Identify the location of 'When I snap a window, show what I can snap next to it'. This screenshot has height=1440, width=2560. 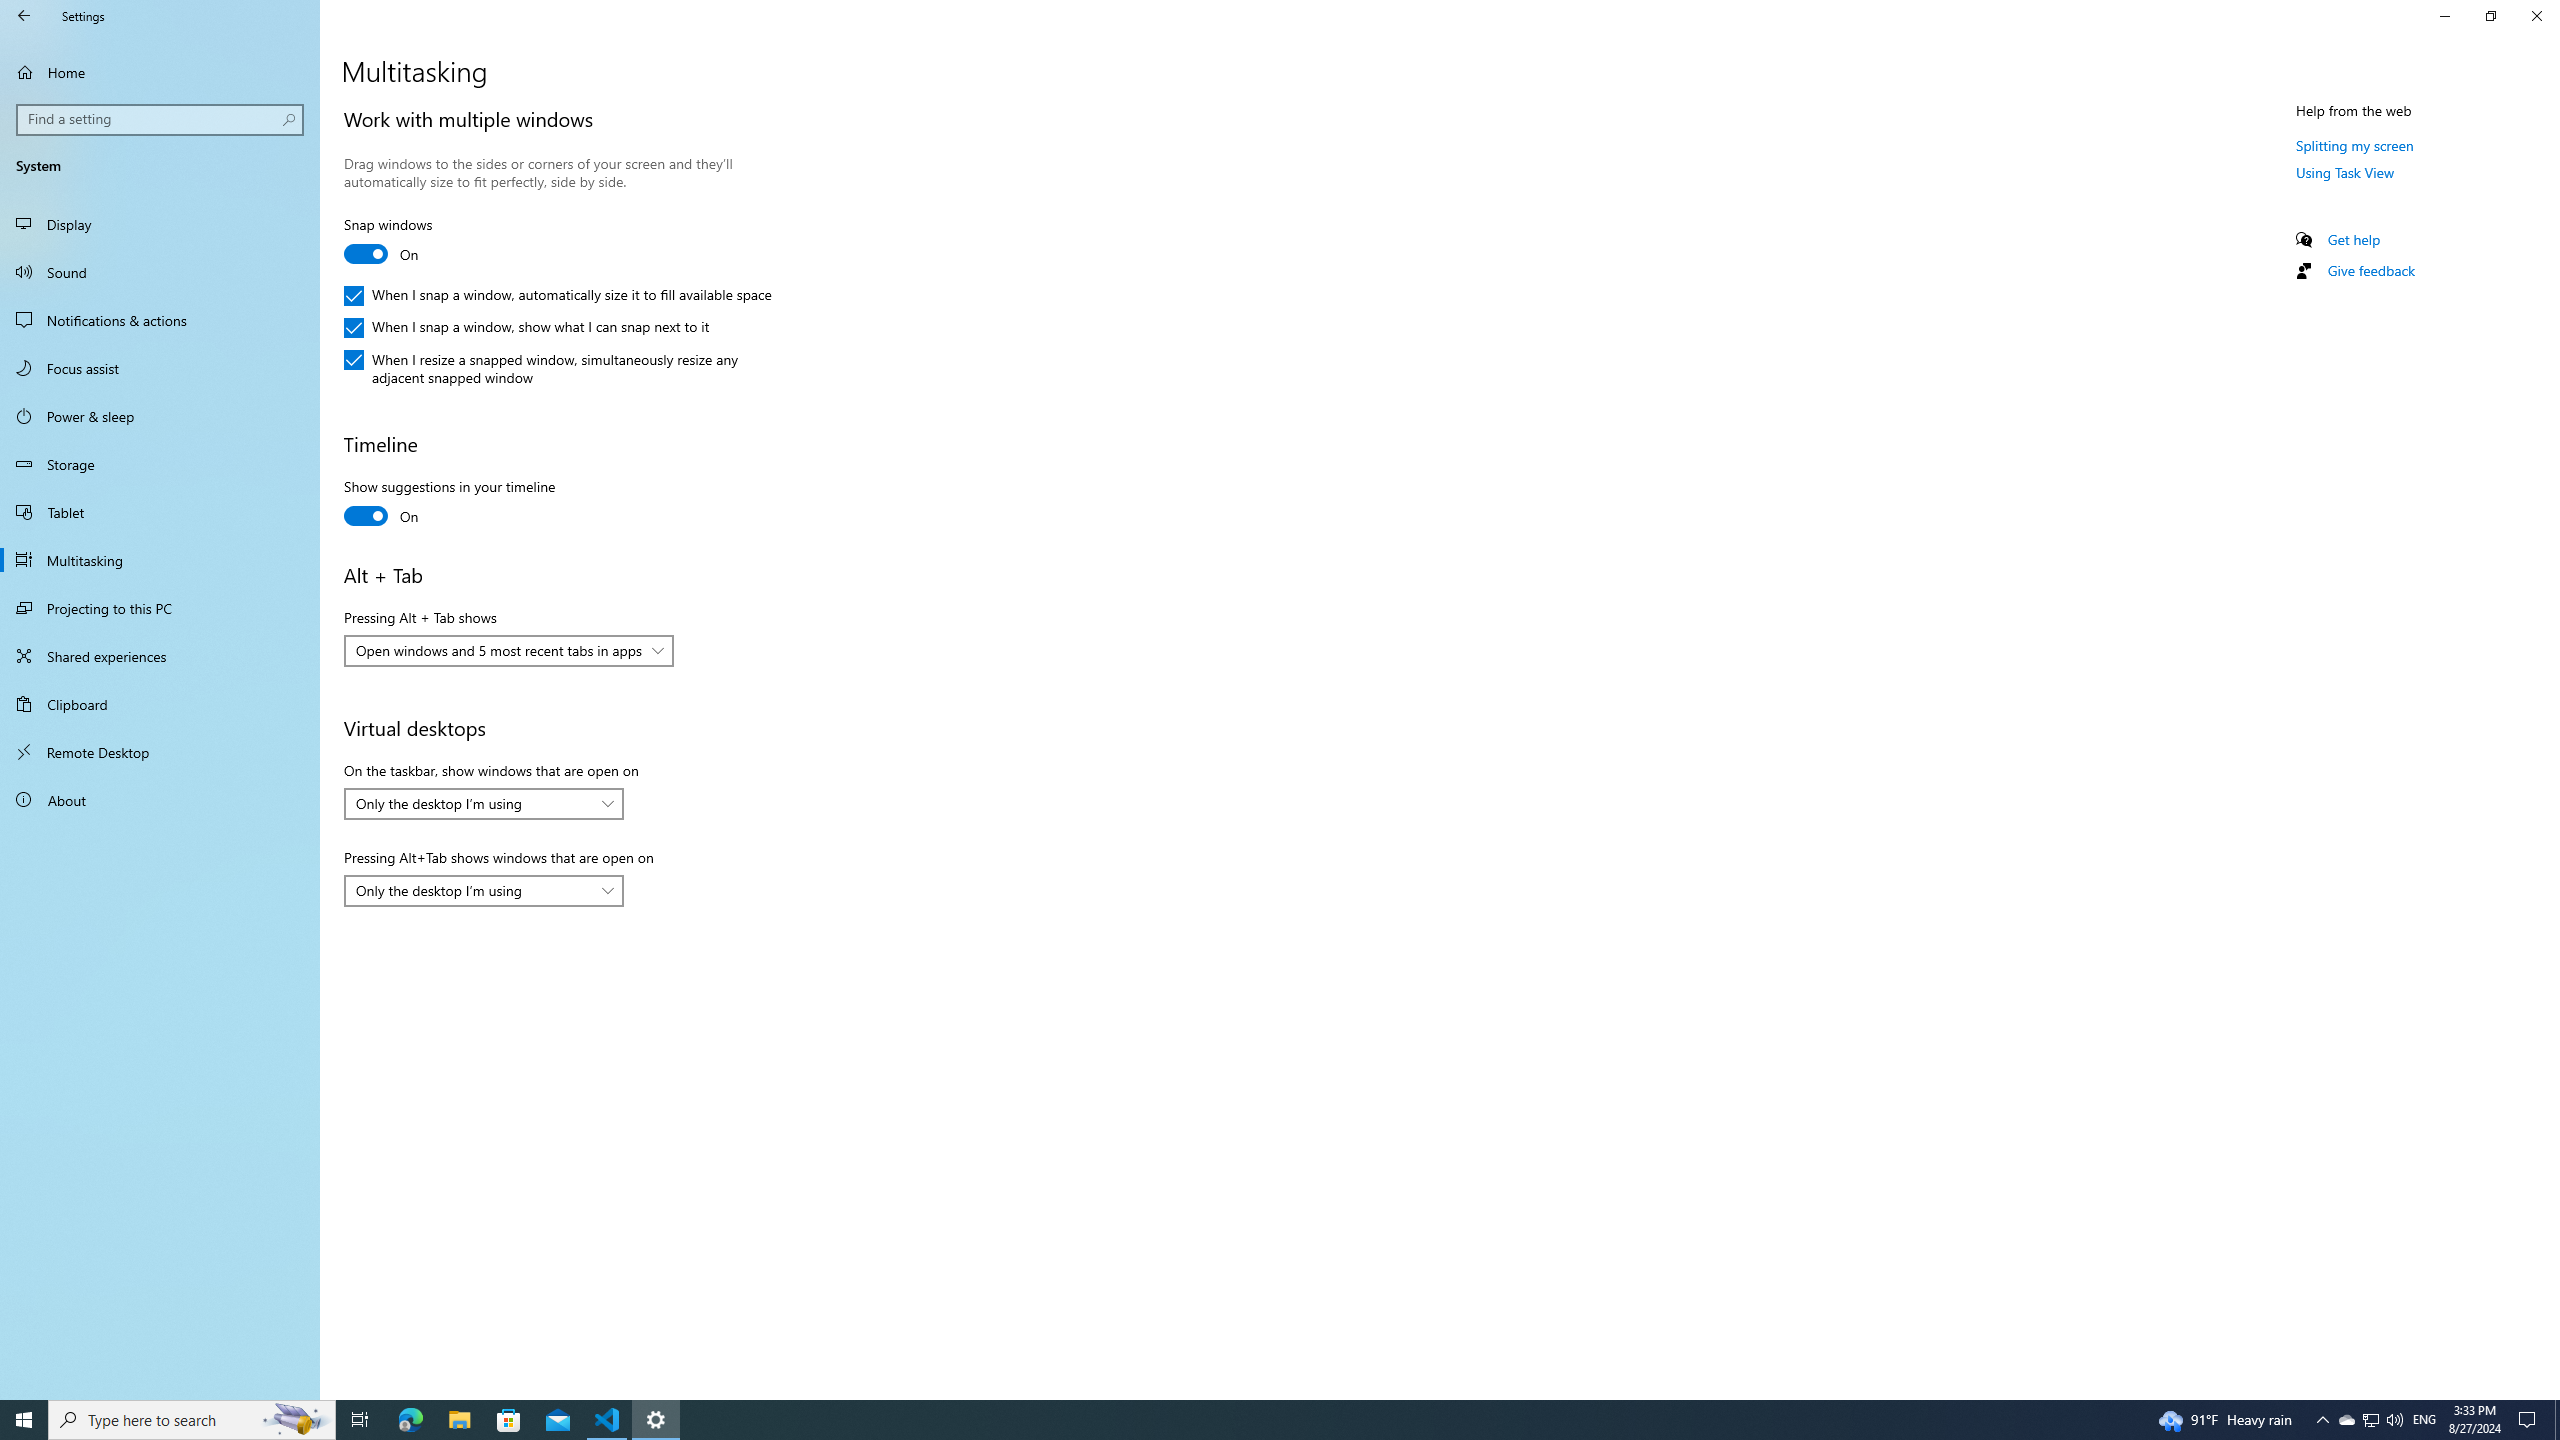
(525, 328).